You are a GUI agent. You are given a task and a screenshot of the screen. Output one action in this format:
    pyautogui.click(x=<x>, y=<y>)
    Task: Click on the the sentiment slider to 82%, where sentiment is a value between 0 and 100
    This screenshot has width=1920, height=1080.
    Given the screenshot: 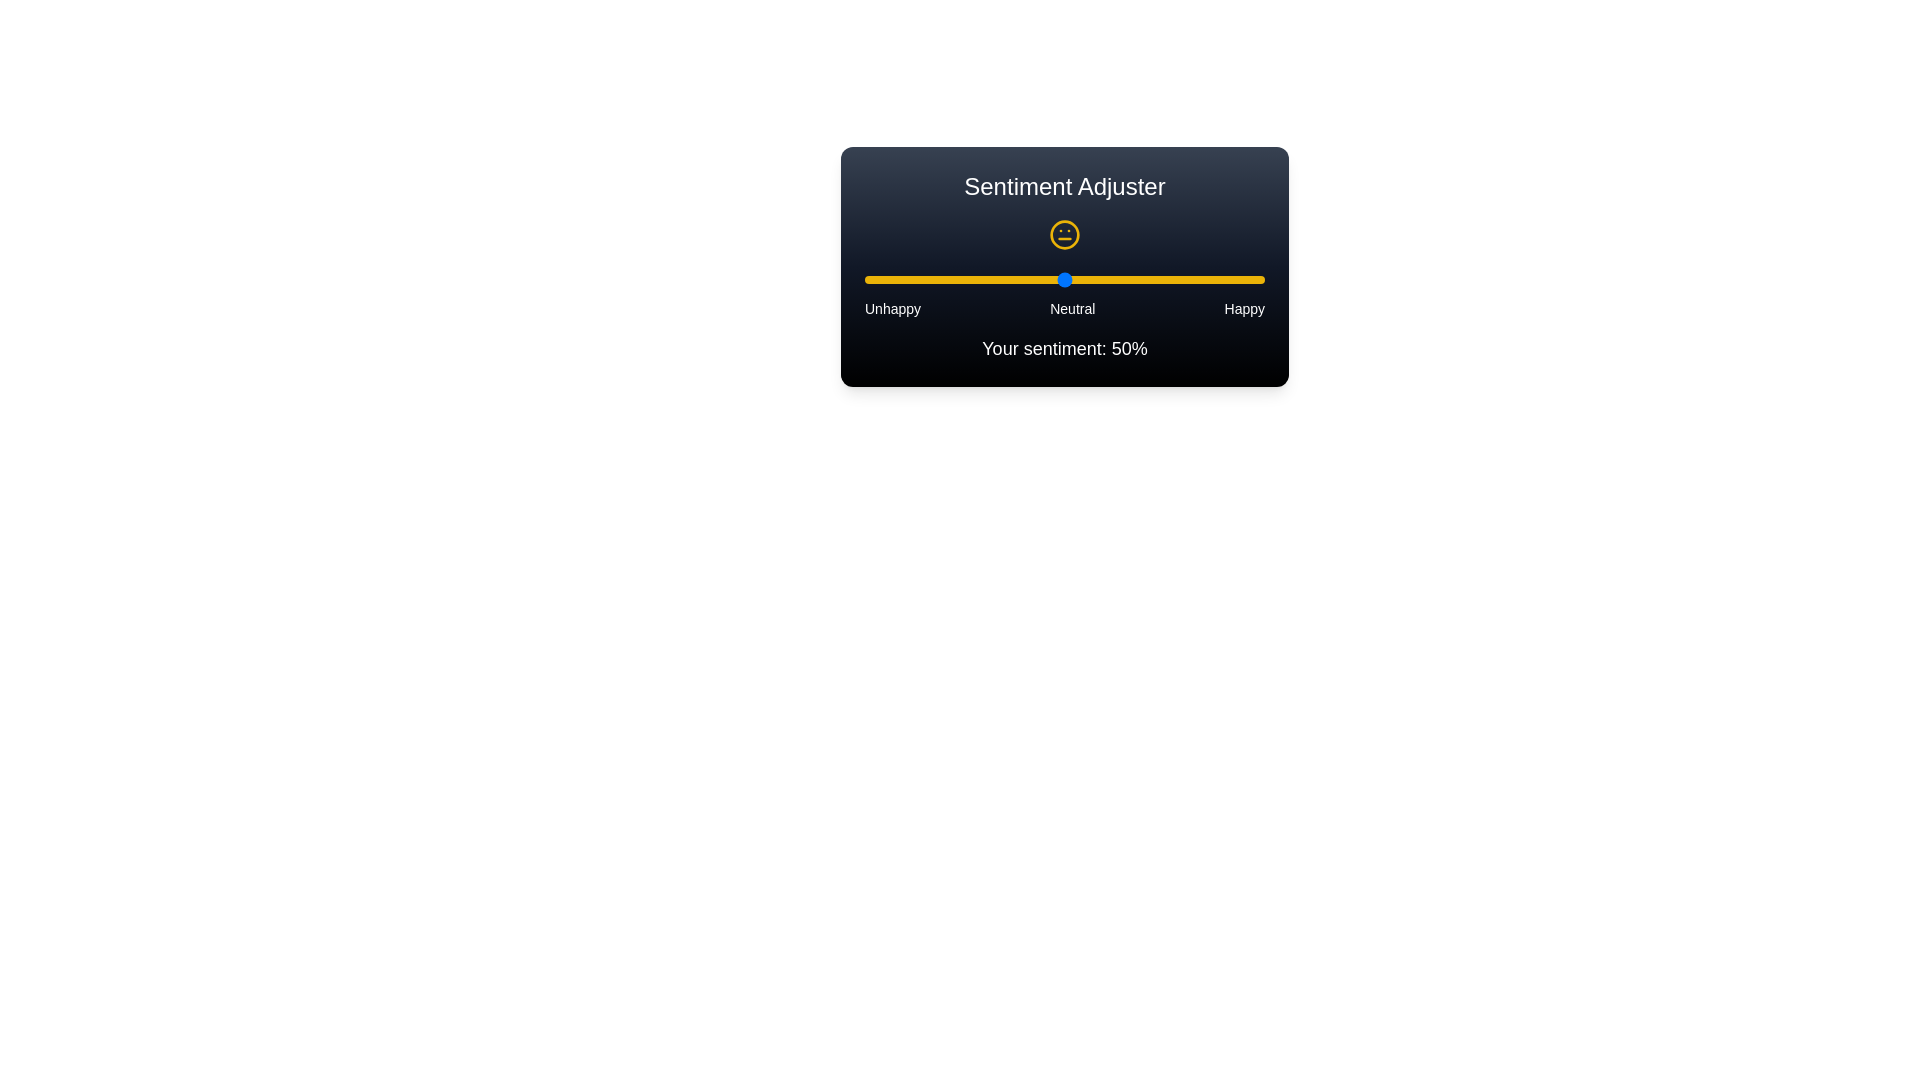 What is the action you would take?
    pyautogui.click(x=1193, y=280)
    